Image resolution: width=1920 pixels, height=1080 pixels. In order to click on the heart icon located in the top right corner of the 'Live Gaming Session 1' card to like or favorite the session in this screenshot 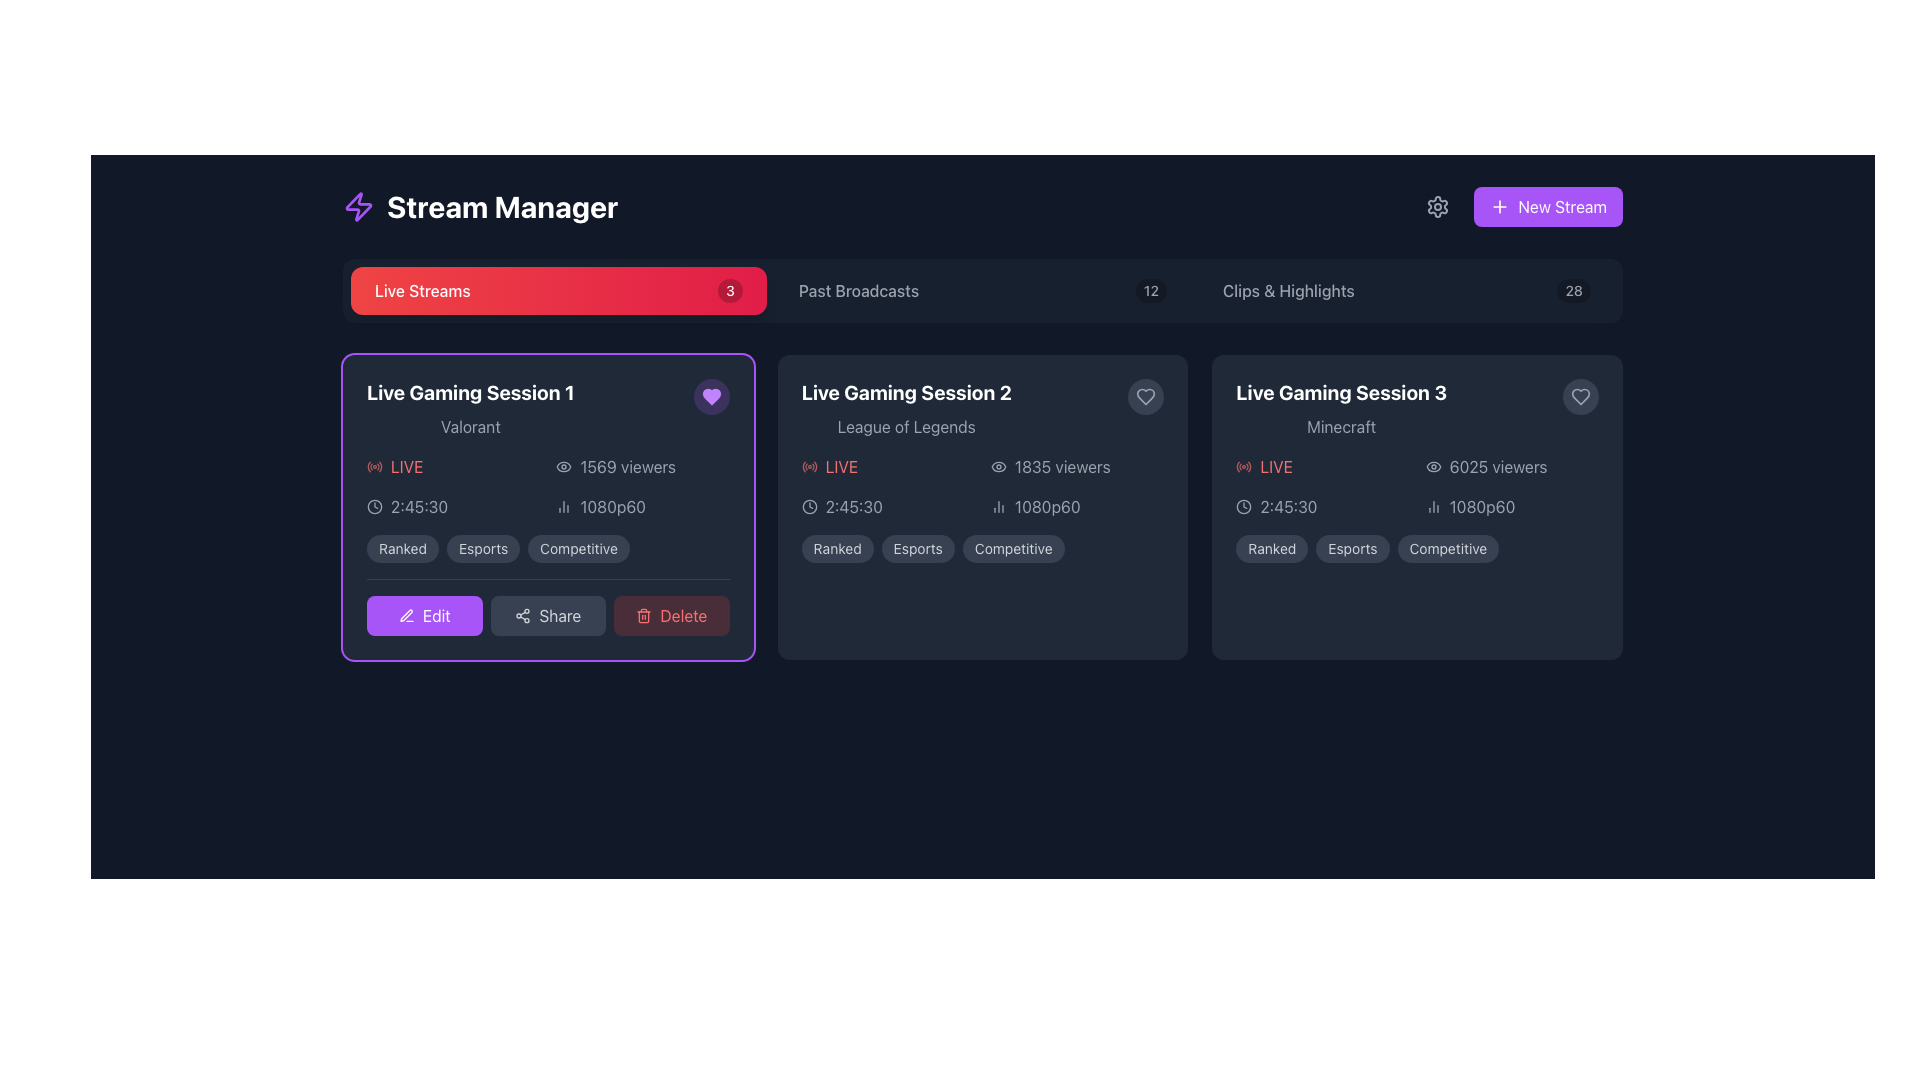, I will do `click(1579, 397)`.